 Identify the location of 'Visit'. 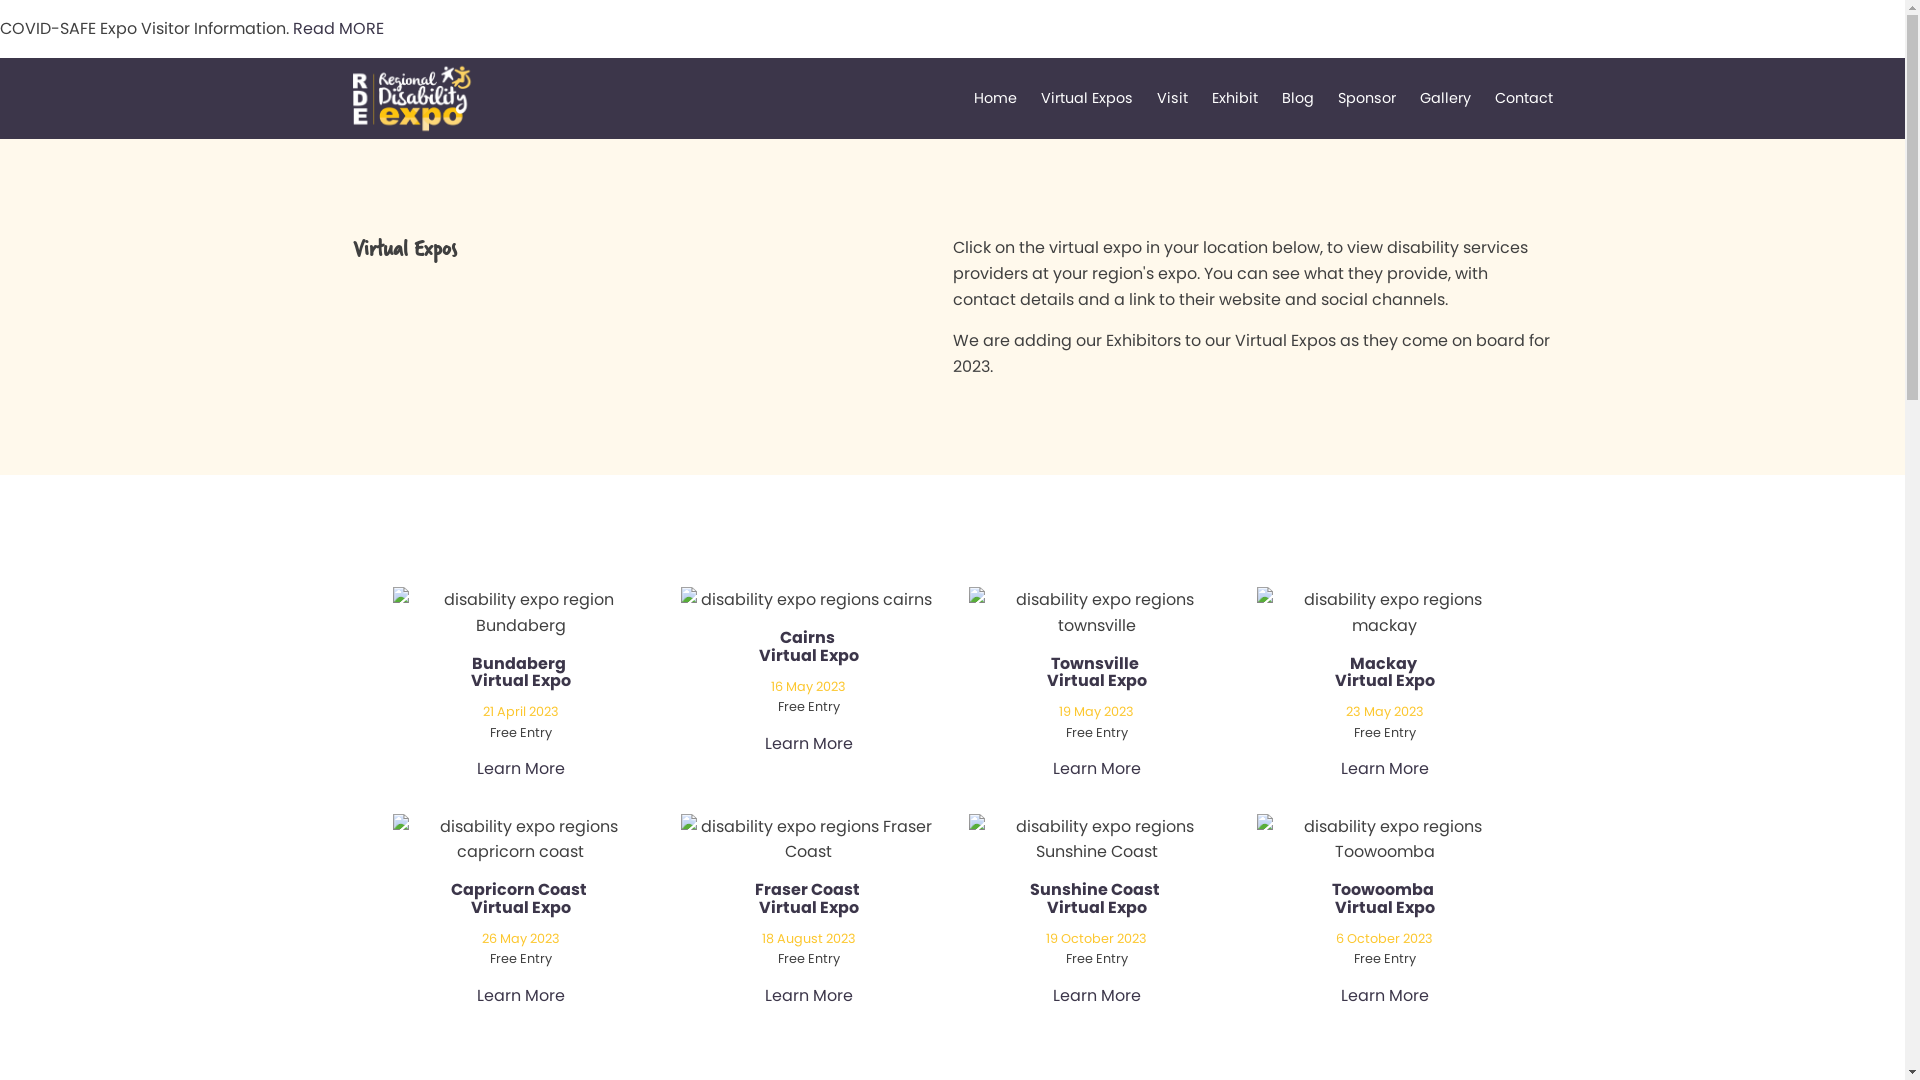
(1171, 98).